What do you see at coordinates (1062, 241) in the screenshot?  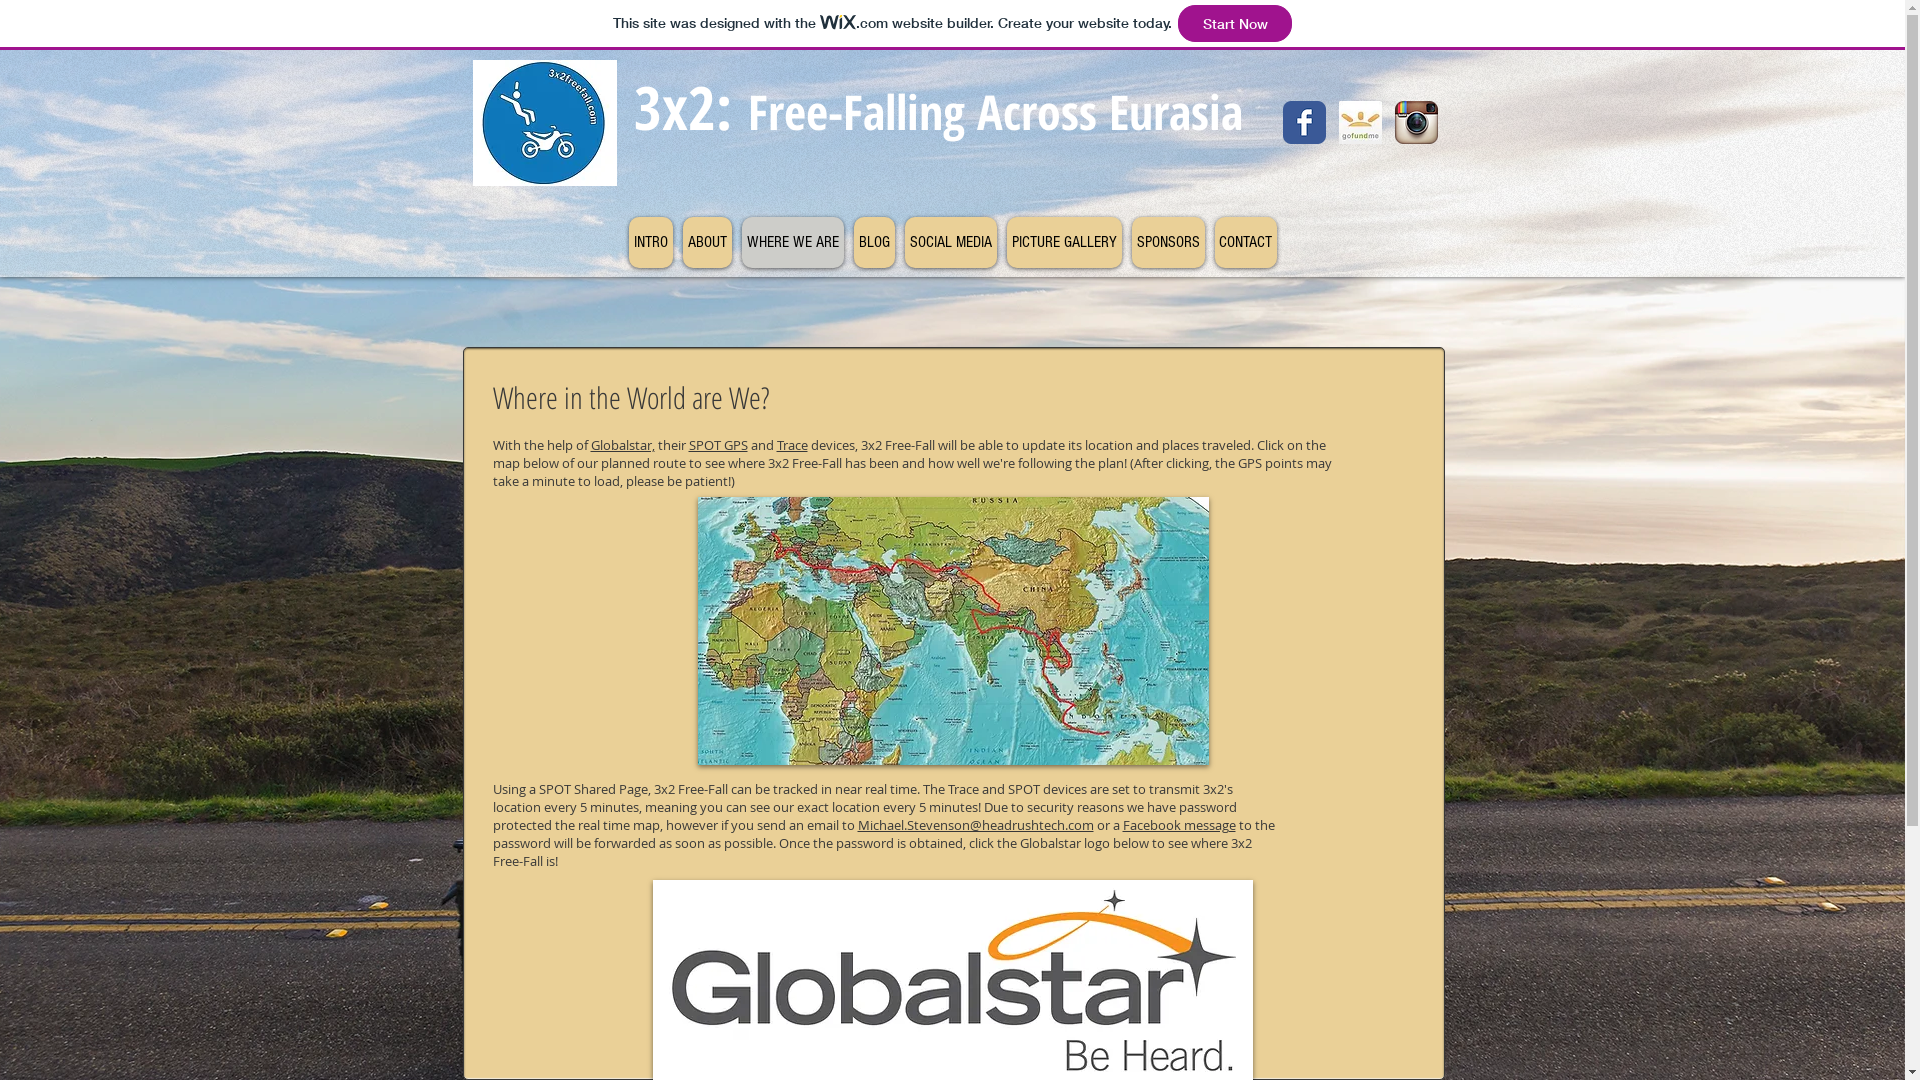 I see `'PICTURE GALLERY'` at bounding box center [1062, 241].